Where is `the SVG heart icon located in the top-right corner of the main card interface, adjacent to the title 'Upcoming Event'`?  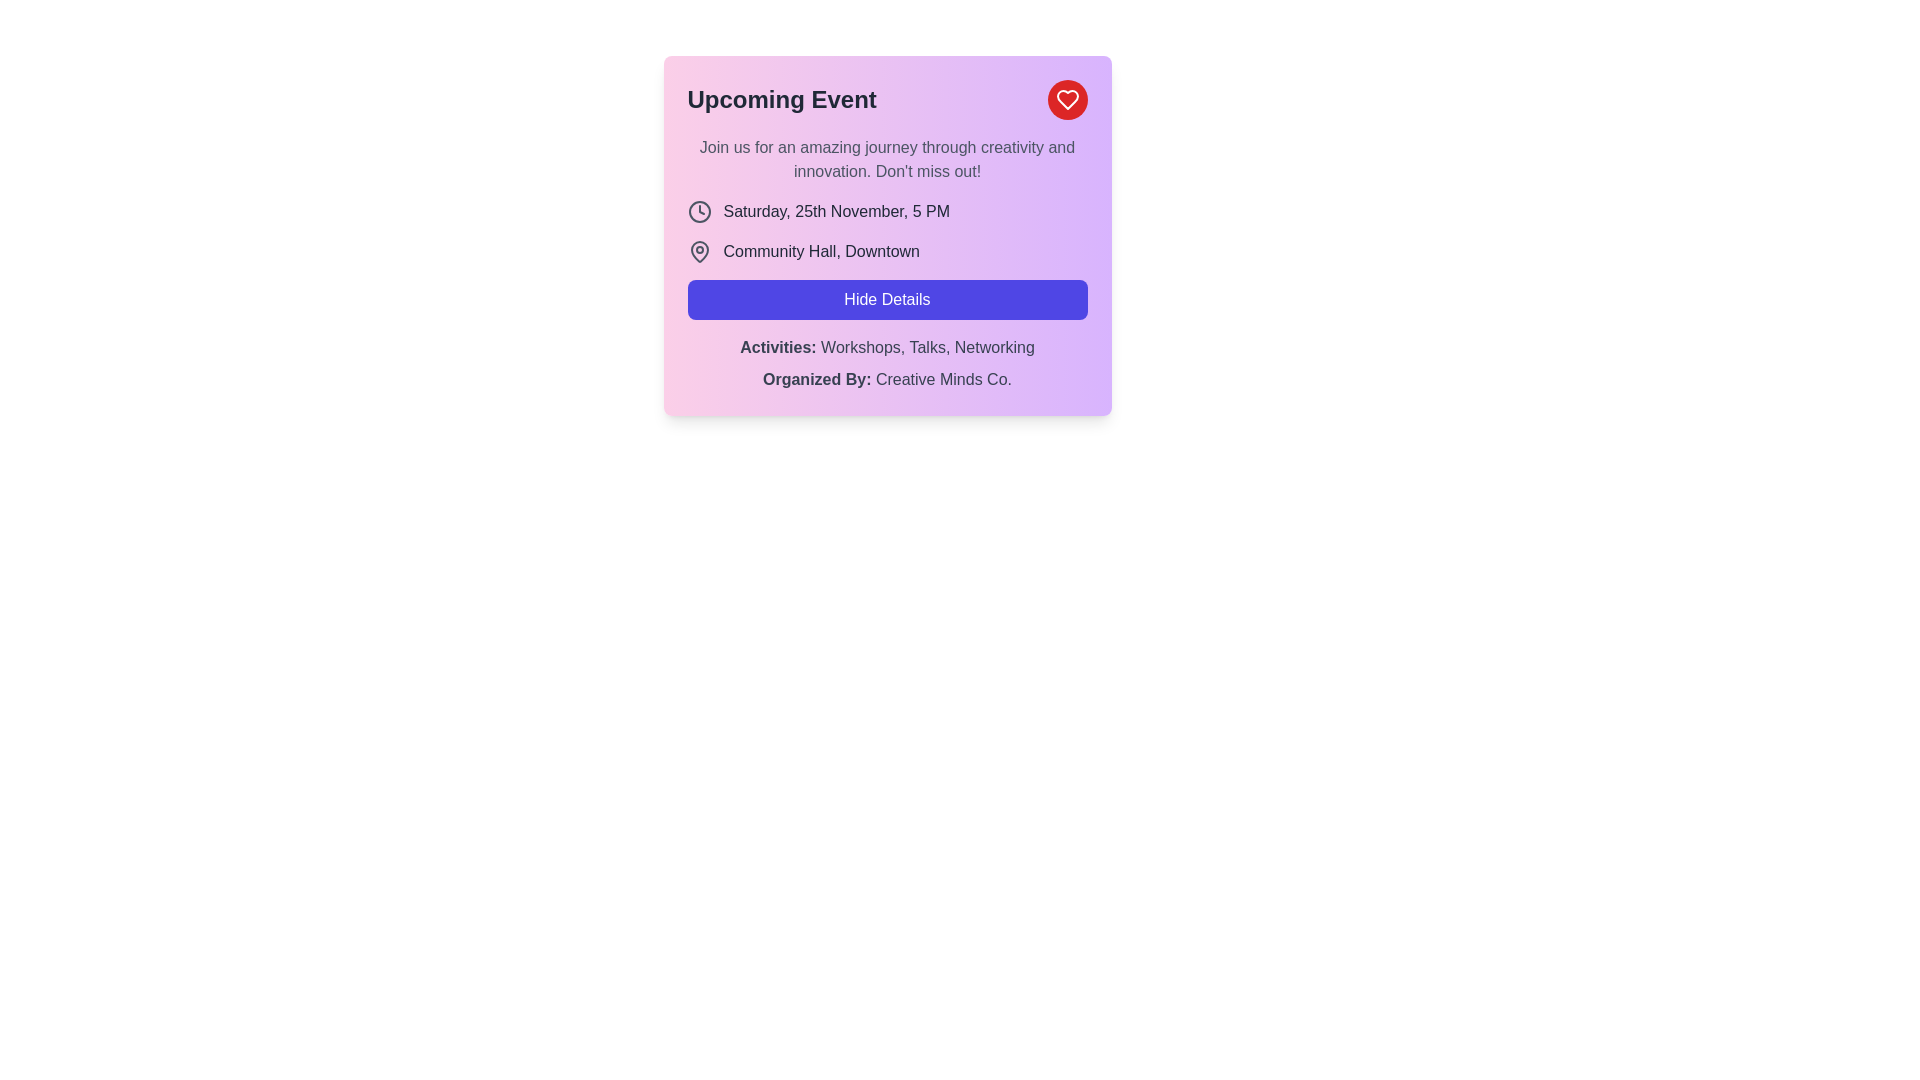 the SVG heart icon located in the top-right corner of the main card interface, adjacent to the title 'Upcoming Event' is located at coordinates (1066, 100).